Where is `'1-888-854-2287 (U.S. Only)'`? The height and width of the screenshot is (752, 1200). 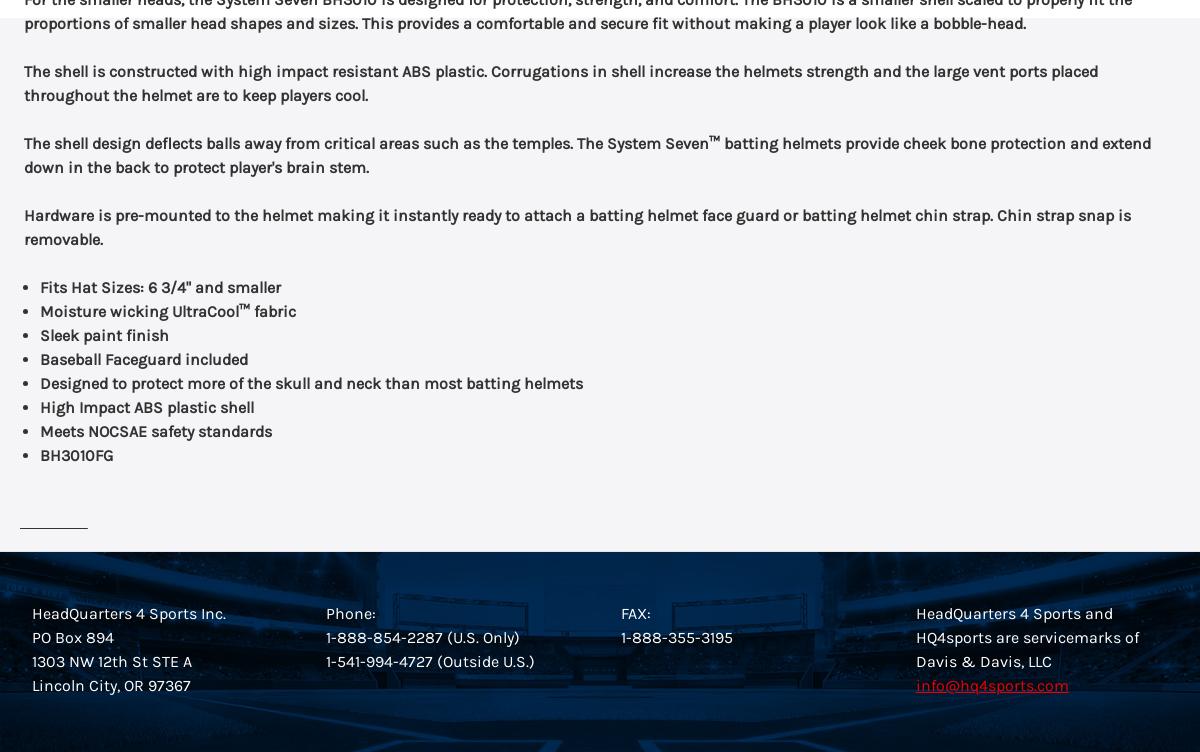
'1-888-854-2287 (U.S. Only)' is located at coordinates (423, 637).